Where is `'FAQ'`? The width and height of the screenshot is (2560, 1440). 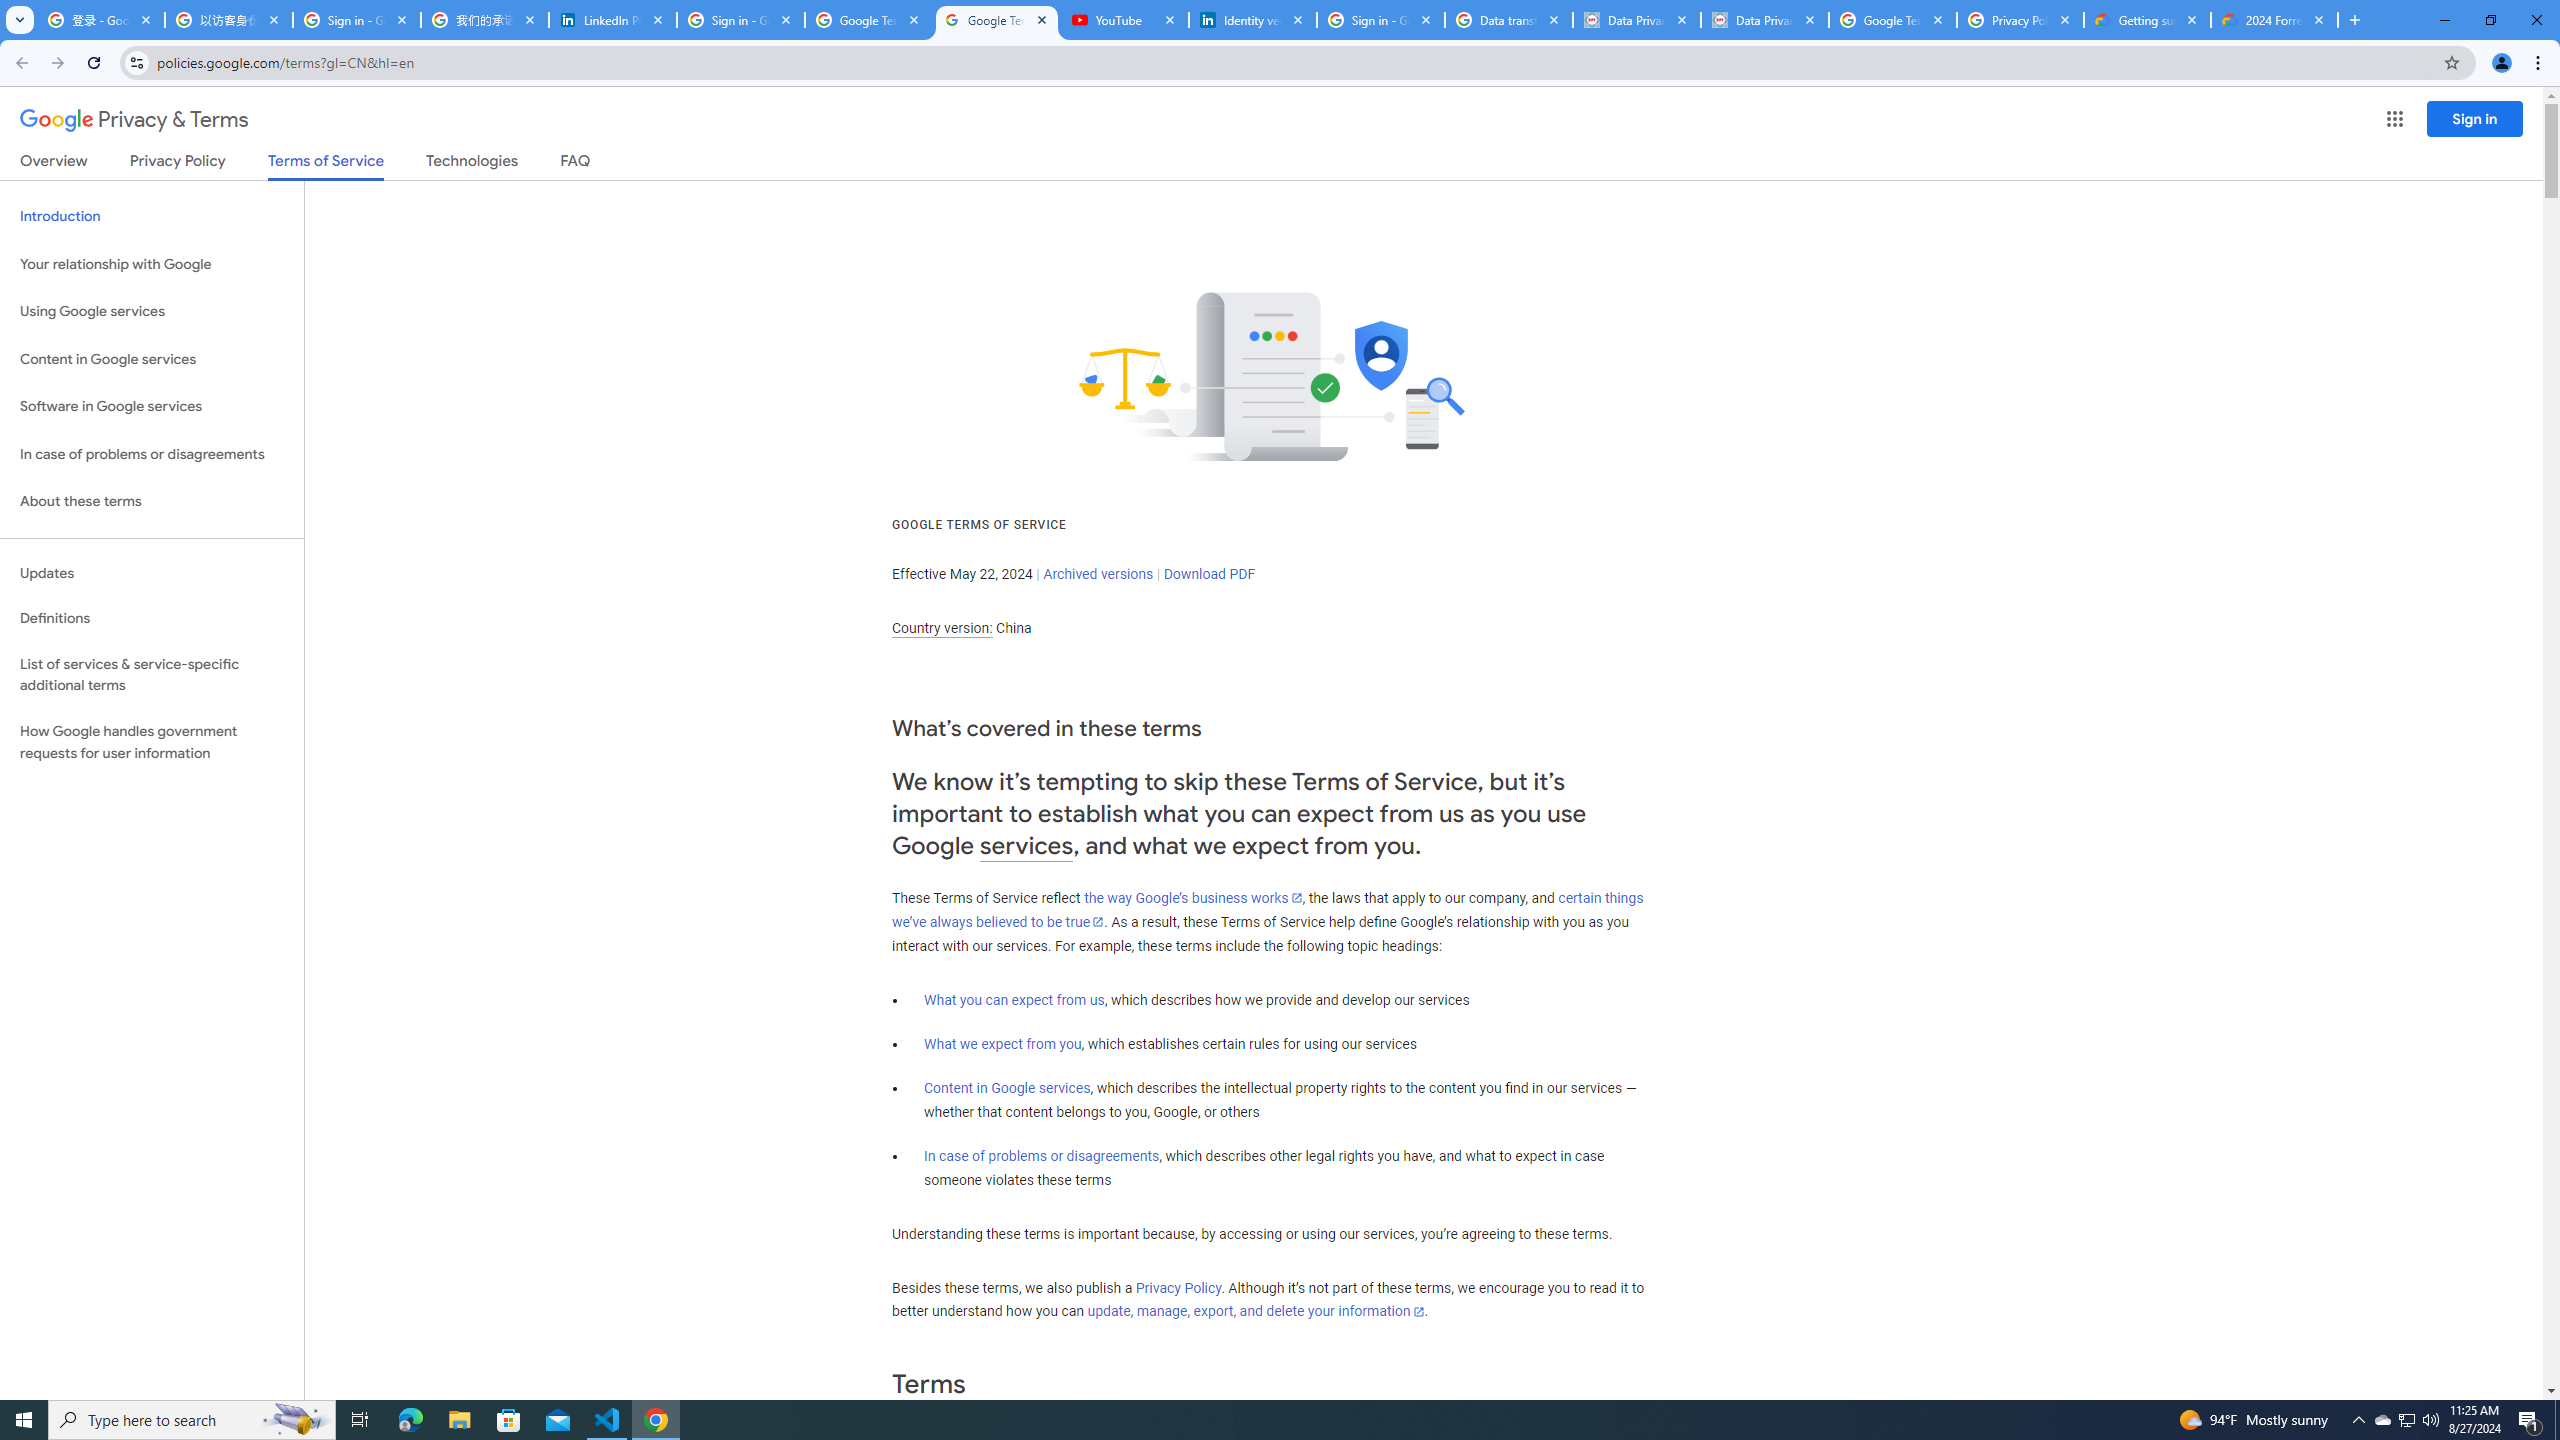 'FAQ' is located at coordinates (575, 164).